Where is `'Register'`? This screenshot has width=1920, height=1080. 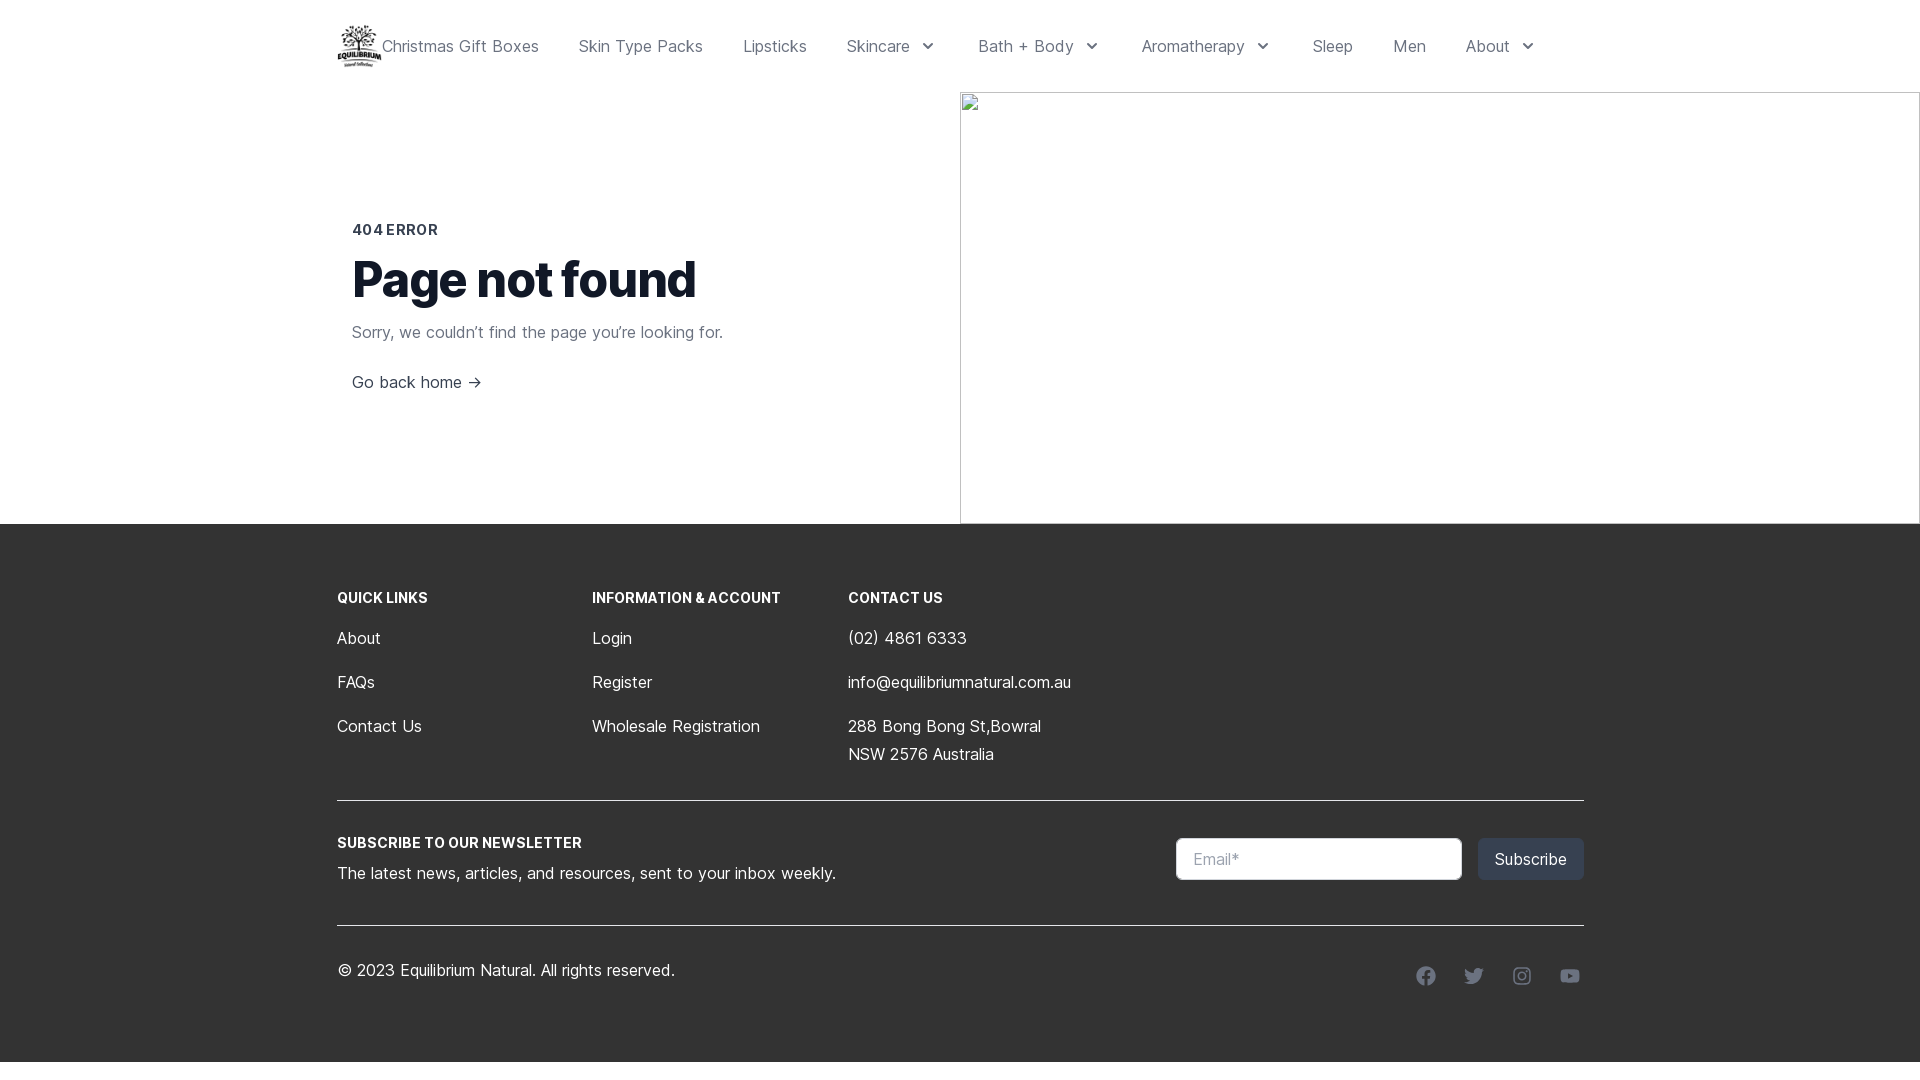 'Register' is located at coordinates (590, 681).